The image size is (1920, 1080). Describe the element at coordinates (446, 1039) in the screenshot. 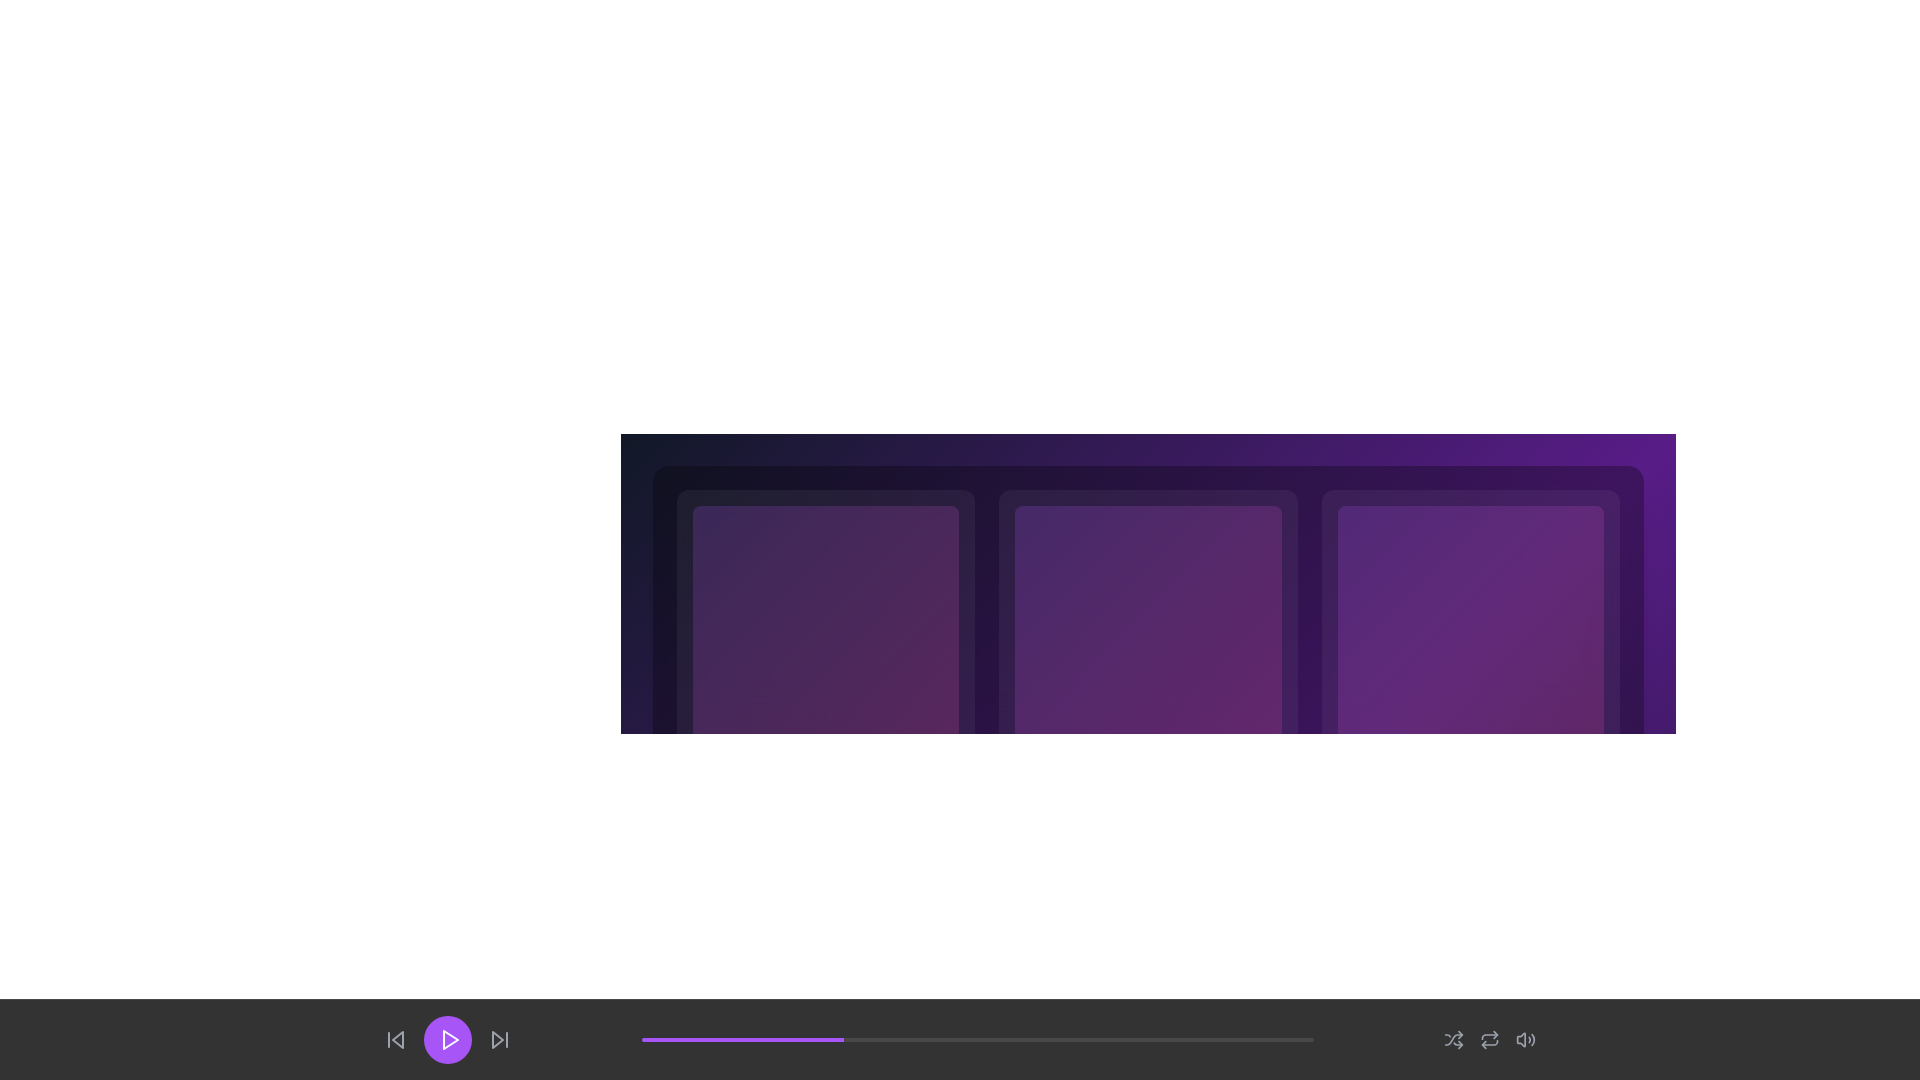

I see `the play button located centrally along the bottom toolbar of the interface` at that location.